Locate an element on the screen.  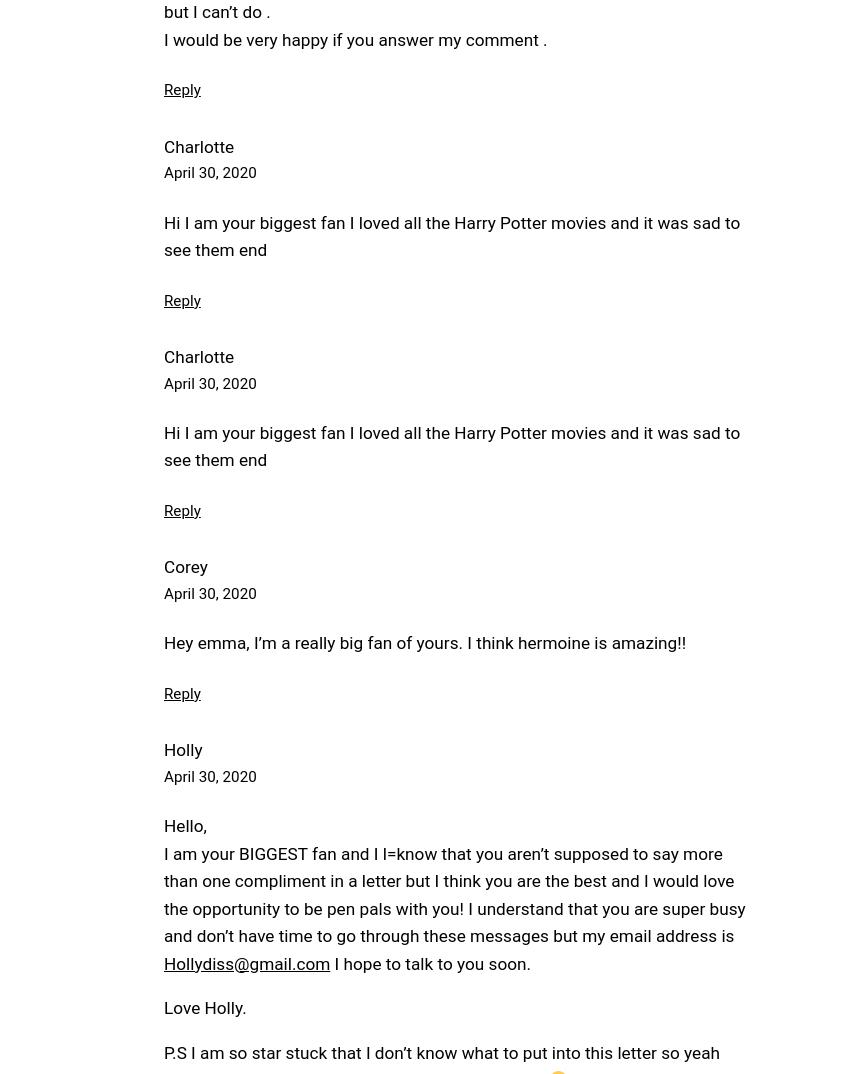
'Holly' is located at coordinates (182, 749).